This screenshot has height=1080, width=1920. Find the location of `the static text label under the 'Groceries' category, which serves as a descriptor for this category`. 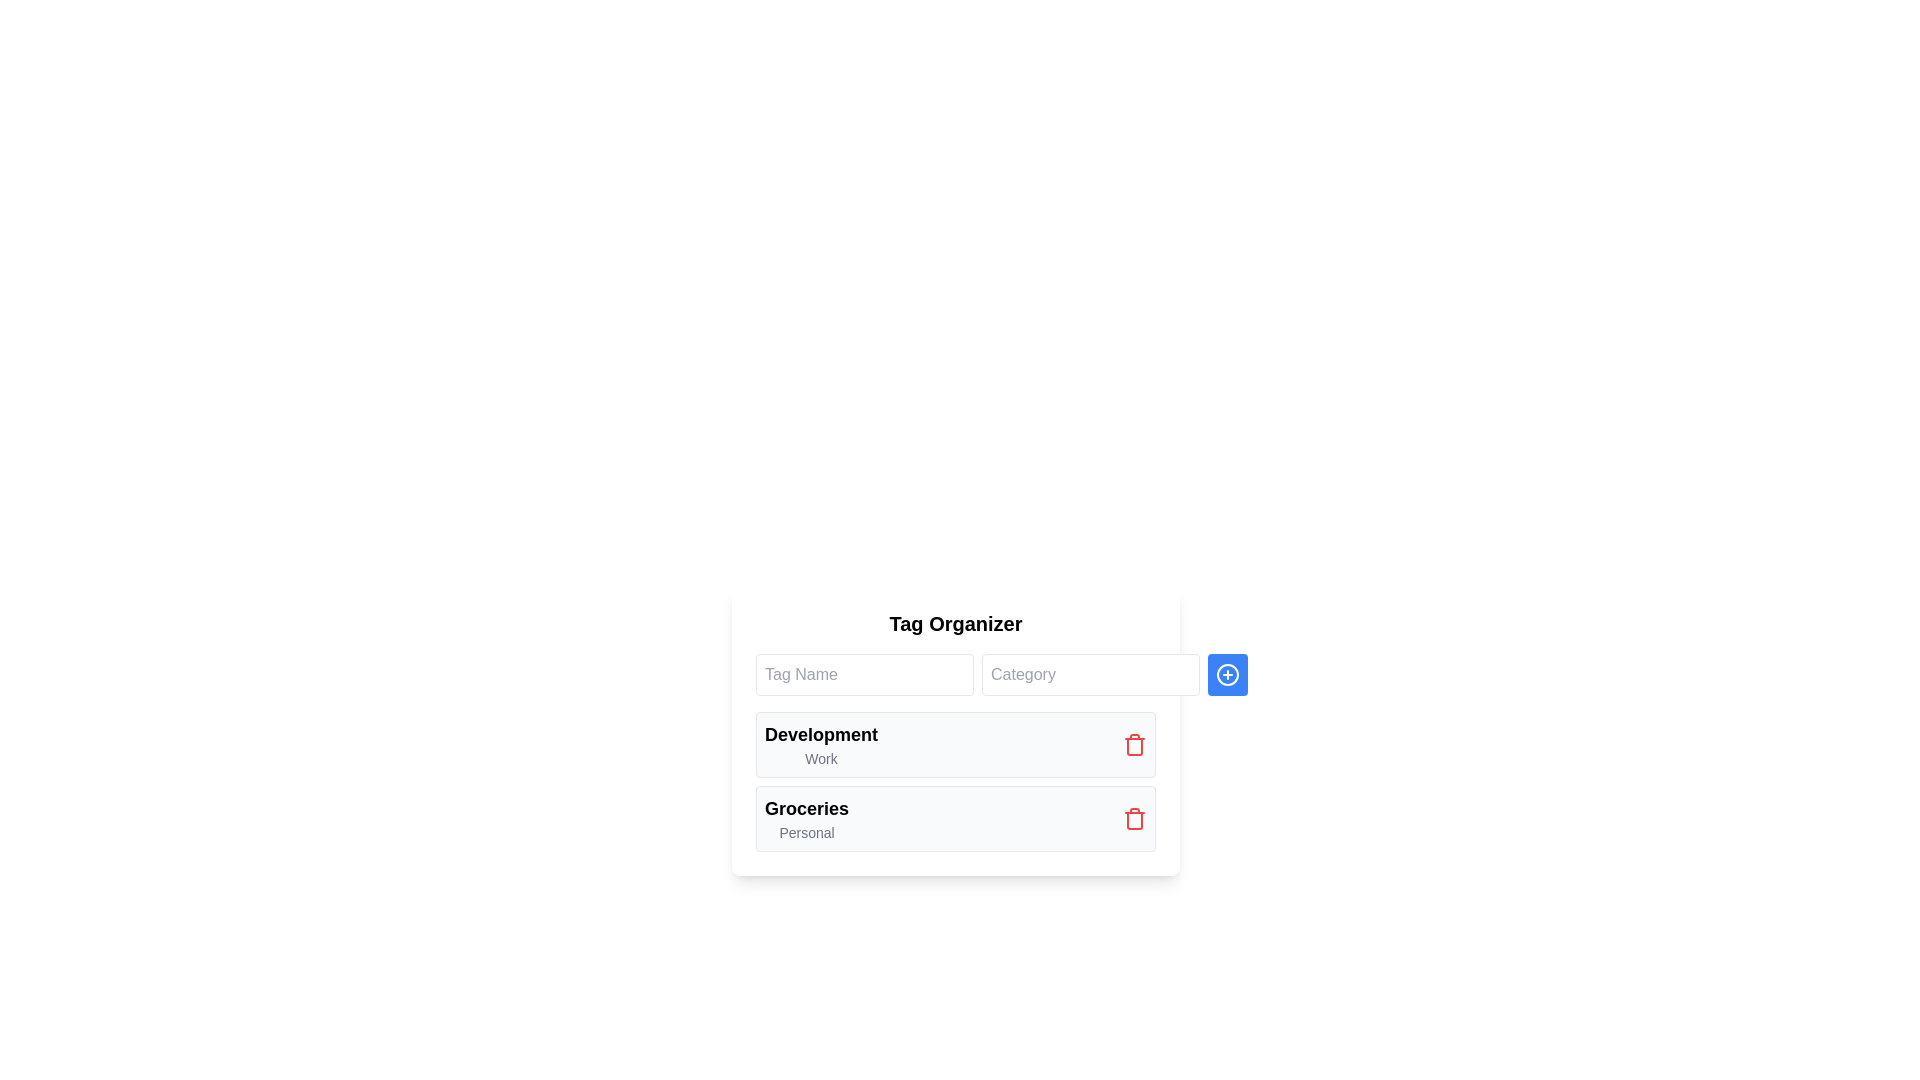

the static text label under the 'Groceries' category, which serves as a descriptor for this category is located at coordinates (806, 833).